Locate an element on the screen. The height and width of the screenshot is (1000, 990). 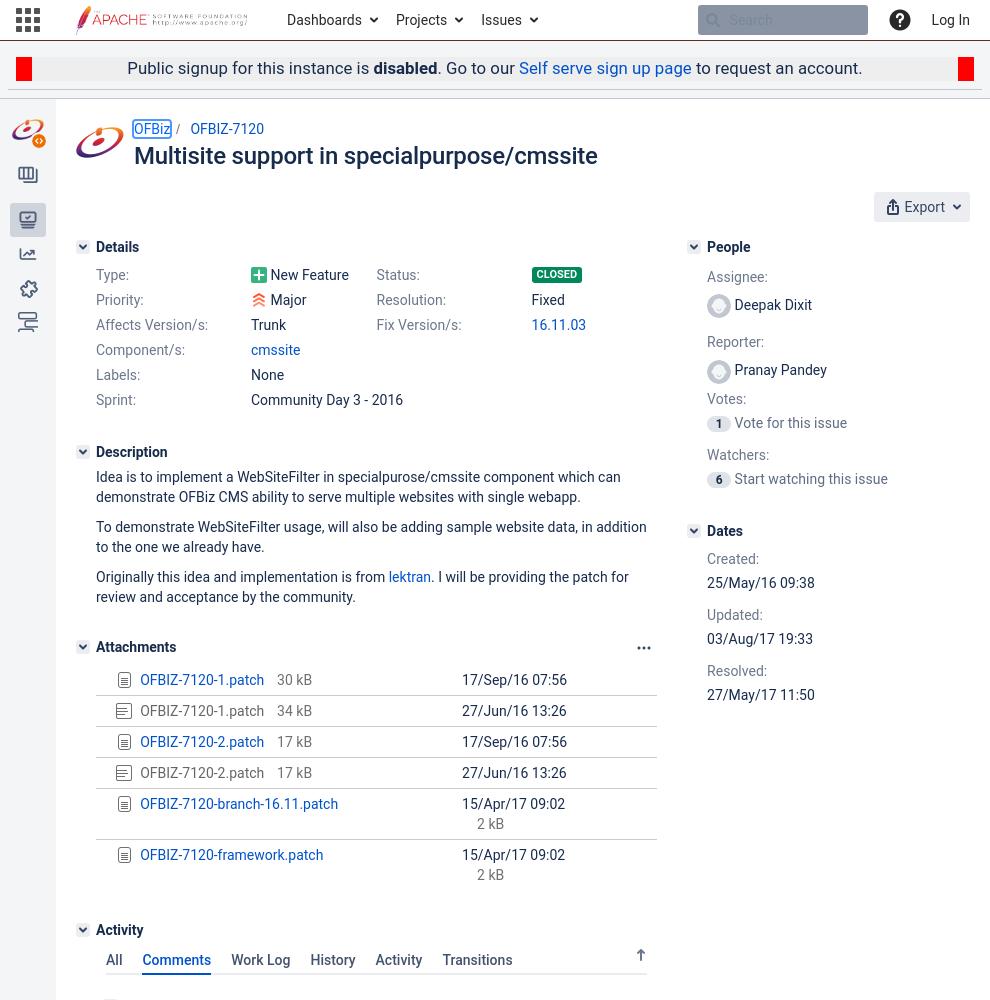
'. Go to our' is located at coordinates (477, 67).